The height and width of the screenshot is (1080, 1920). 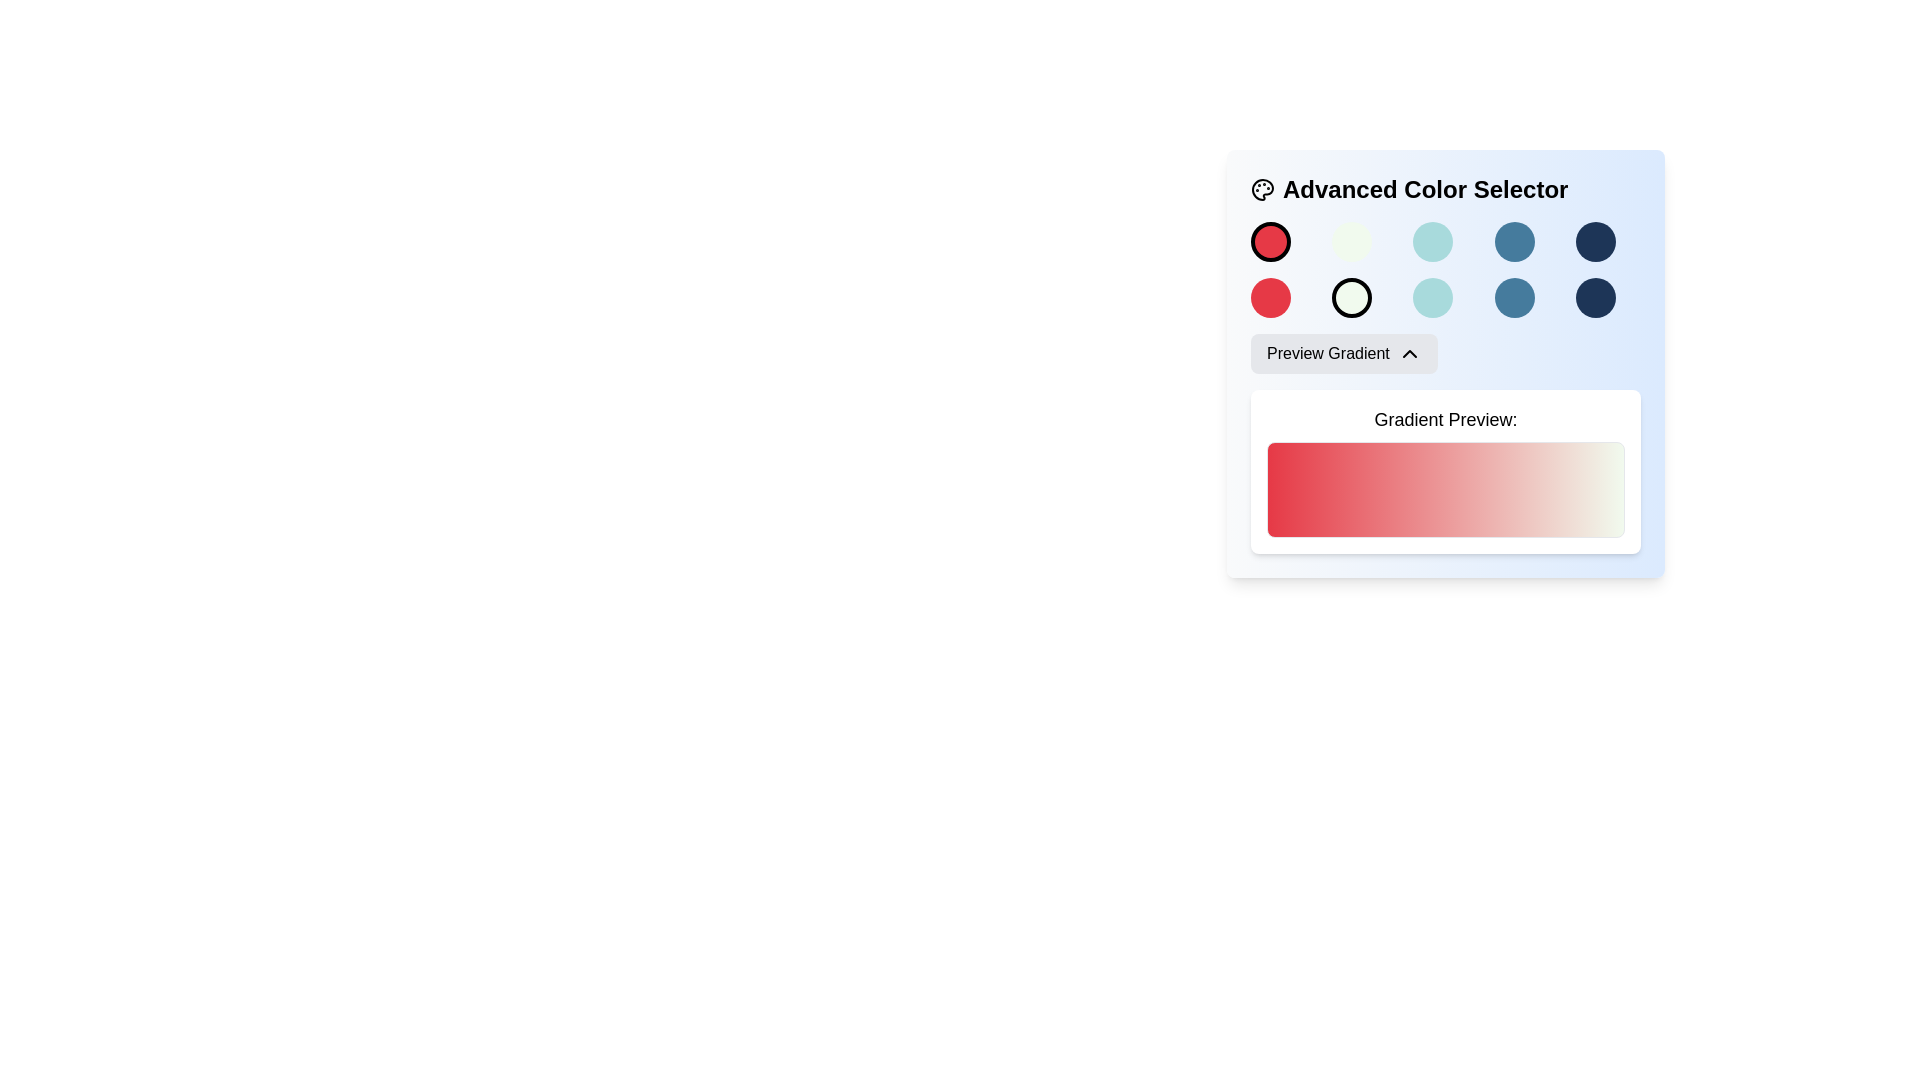 What do you see at coordinates (1270, 297) in the screenshot?
I see `the circular color selection button with a red background located at the top of the Advanced Color Selector panel` at bounding box center [1270, 297].